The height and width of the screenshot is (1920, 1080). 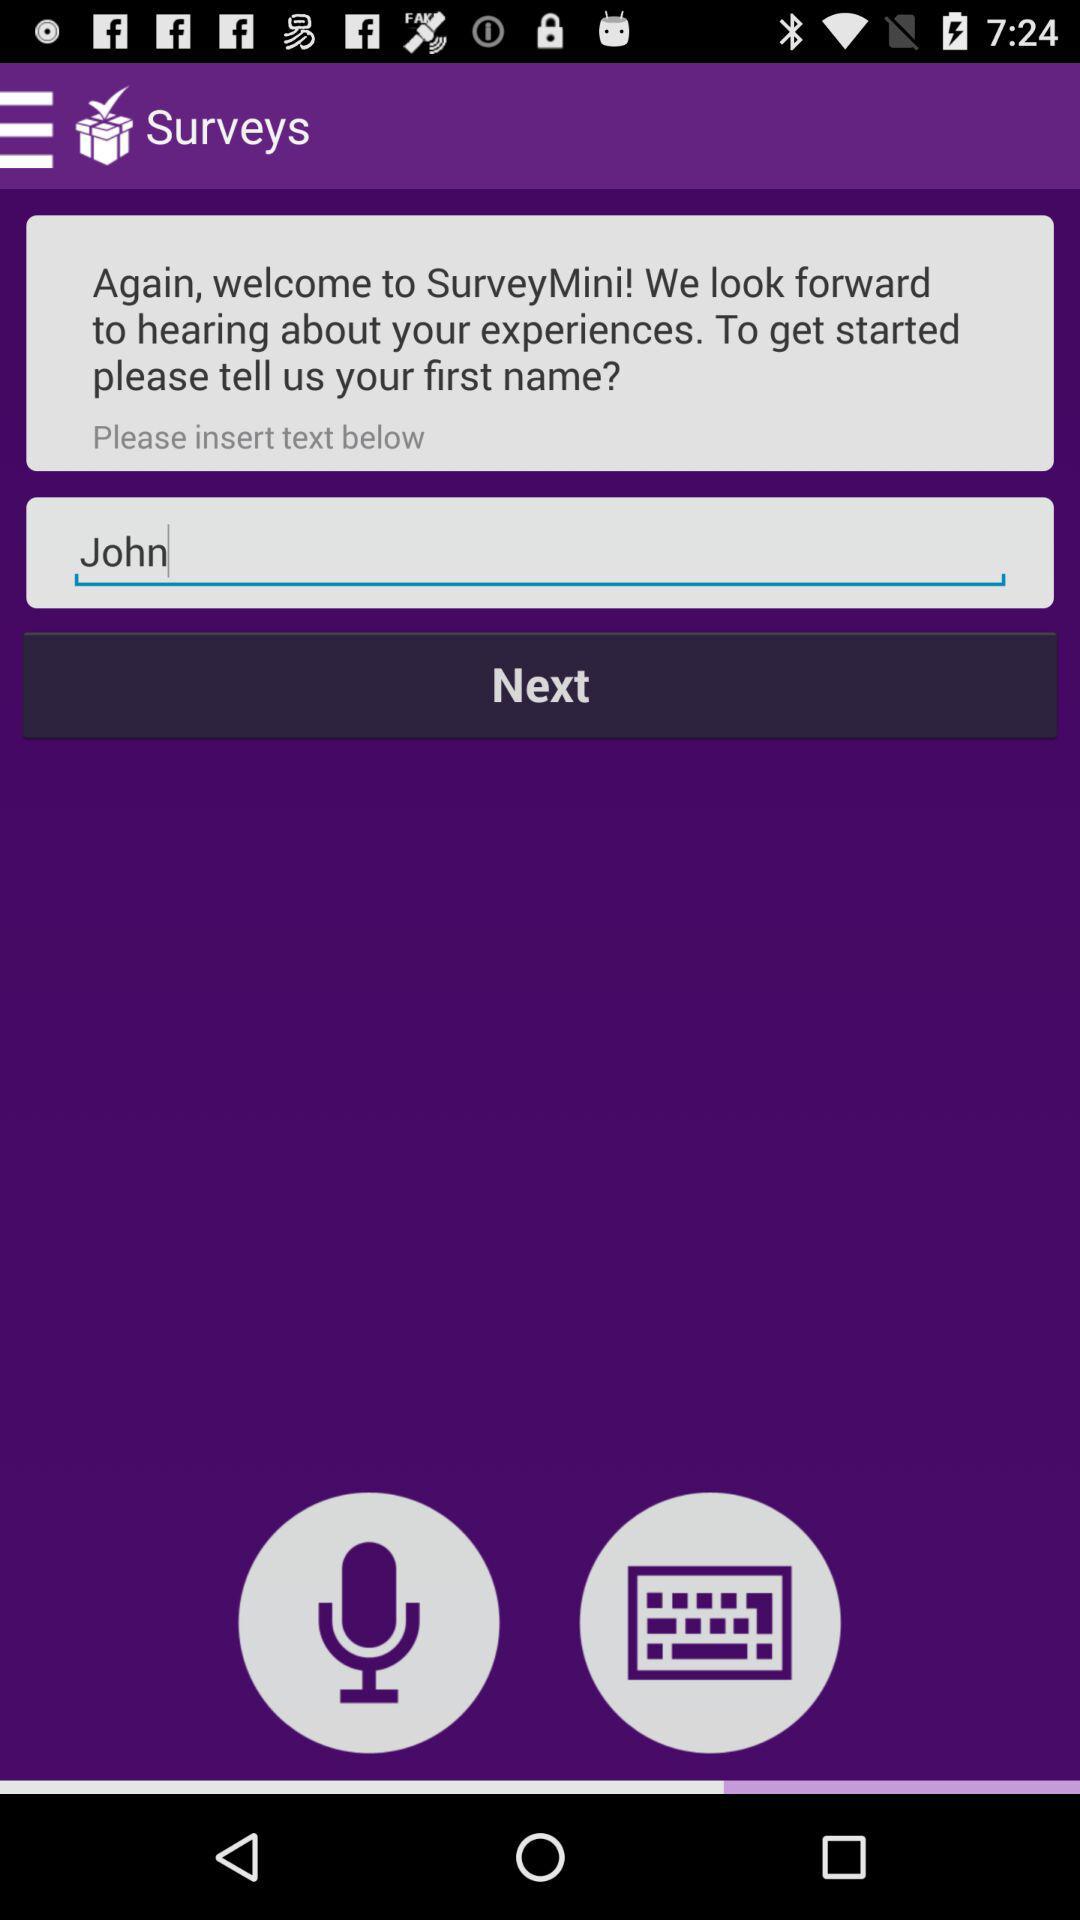 What do you see at coordinates (709, 1622) in the screenshot?
I see `the item below the next` at bounding box center [709, 1622].